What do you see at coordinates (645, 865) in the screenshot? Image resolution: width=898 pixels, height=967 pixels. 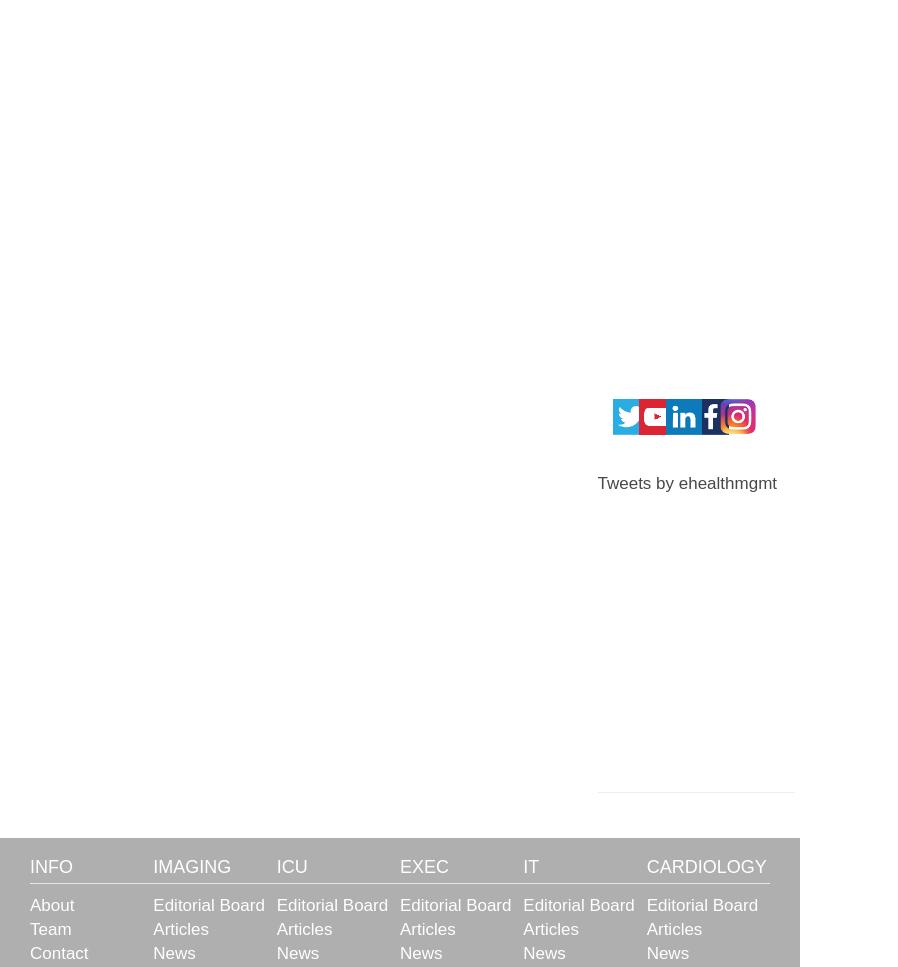 I see `'CARDIOLOGY'` at bounding box center [645, 865].